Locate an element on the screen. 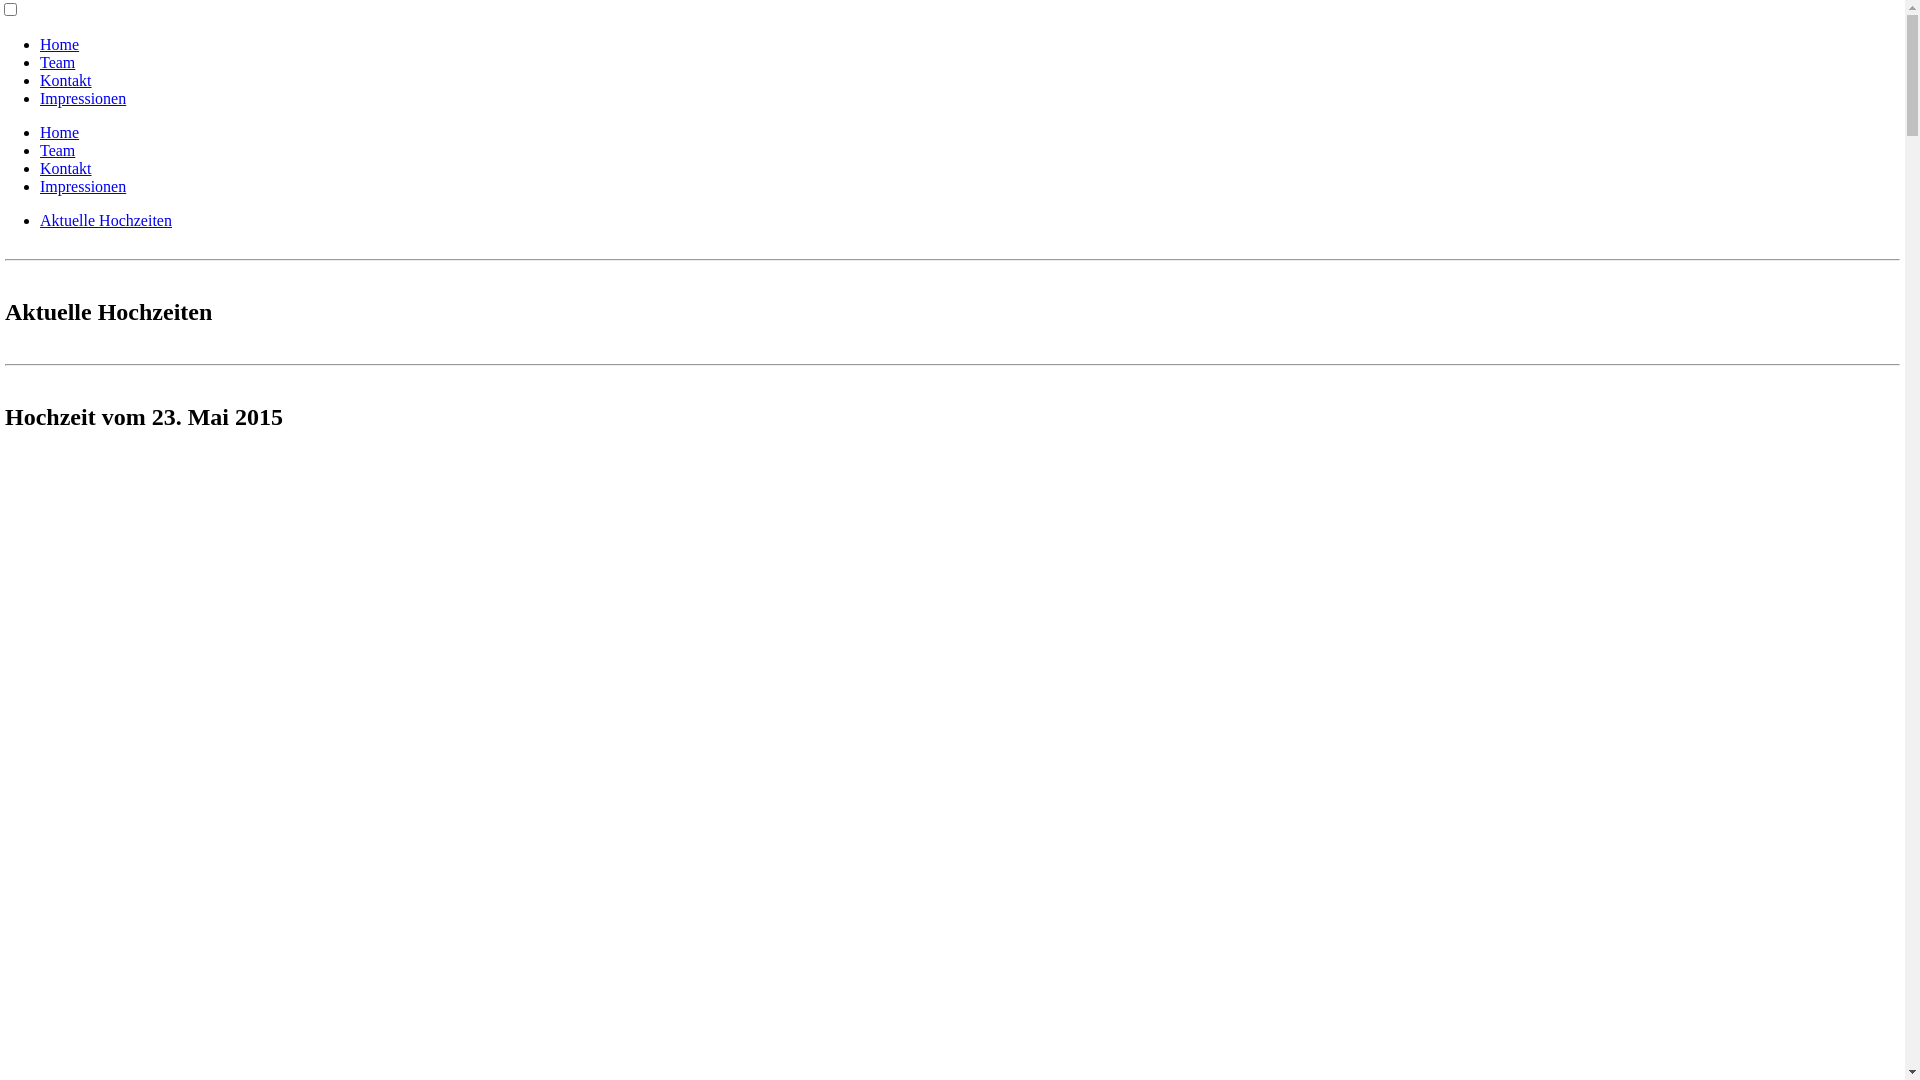 This screenshot has width=1920, height=1080. 'Impressionen' is located at coordinates (81, 98).